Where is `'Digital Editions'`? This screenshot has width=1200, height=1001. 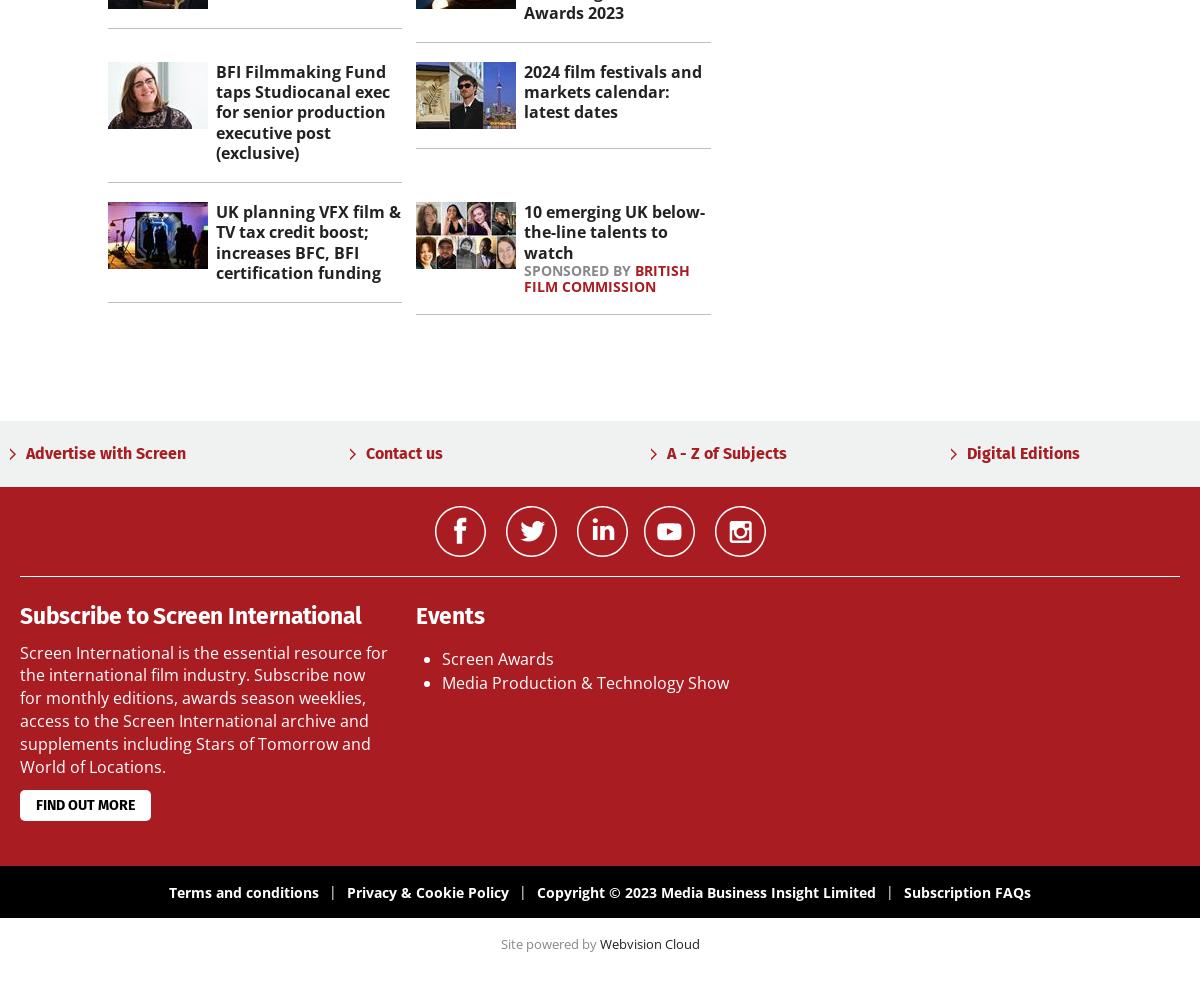 'Digital Editions' is located at coordinates (966, 452).